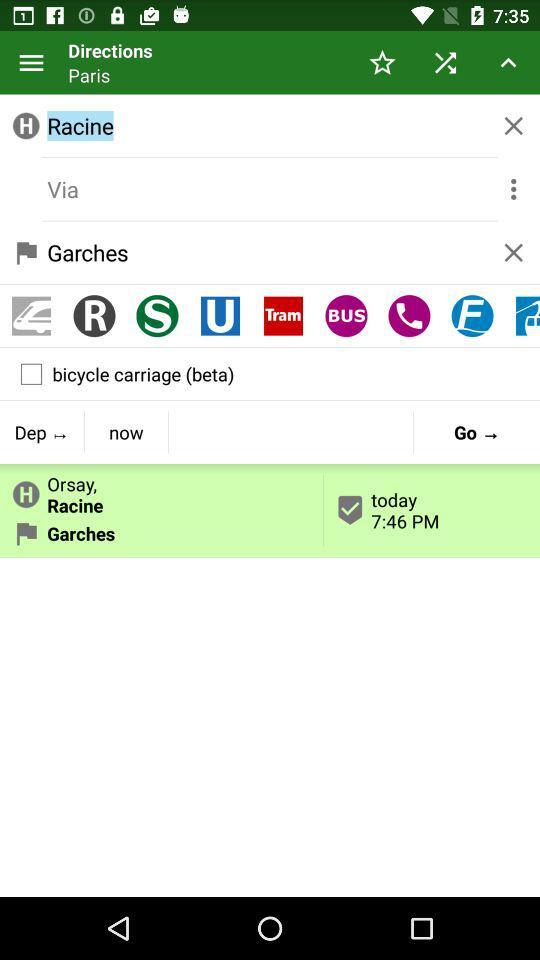 Image resolution: width=540 pixels, height=960 pixels. What do you see at coordinates (445, 62) in the screenshot?
I see `icon above racine` at bounding box center [445, 62].